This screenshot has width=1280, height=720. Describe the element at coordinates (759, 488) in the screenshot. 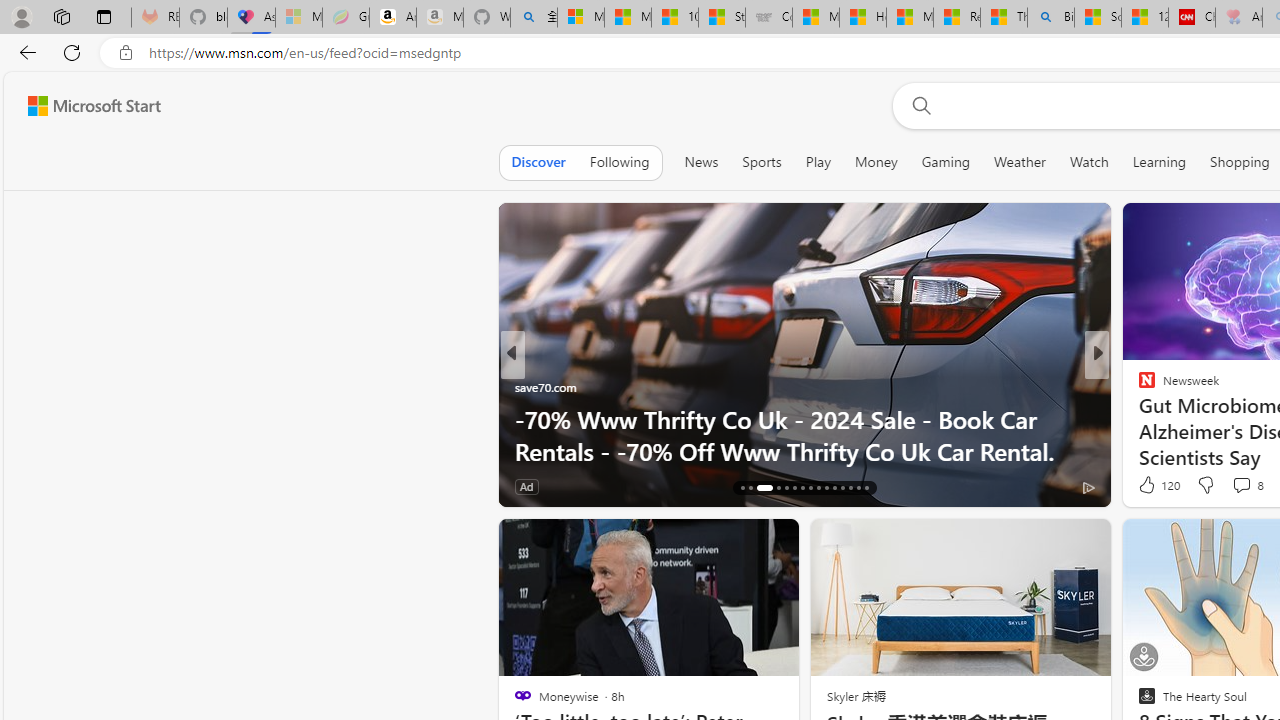

I see `'AutomationID: tab-18'` at that location.